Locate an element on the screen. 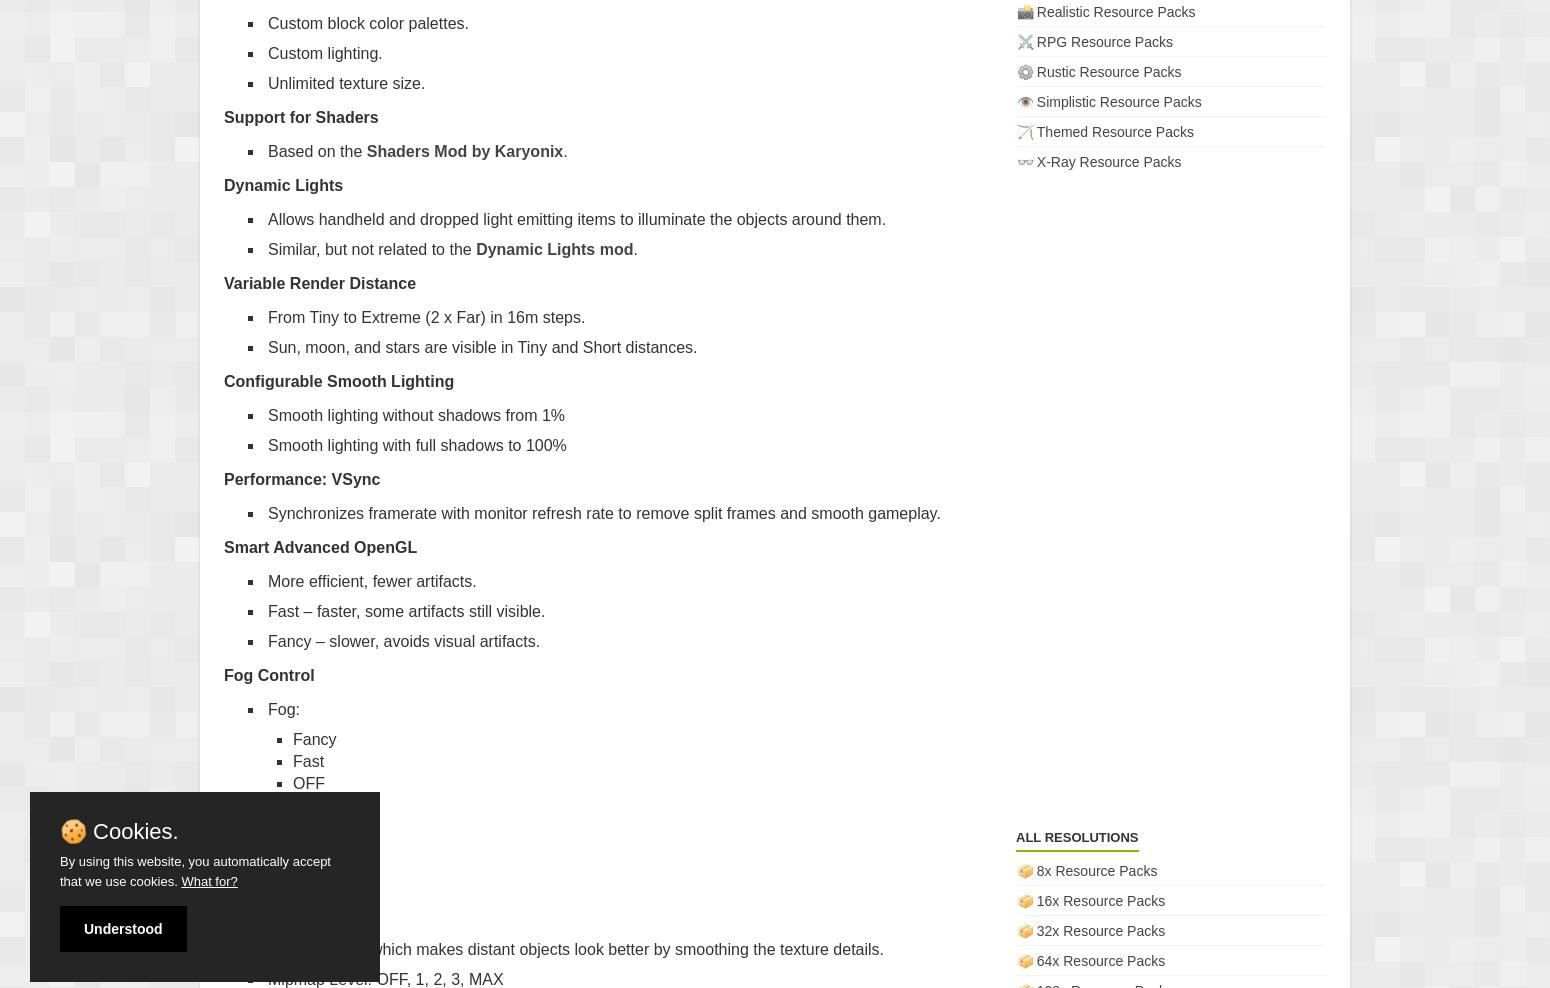  '8x Resource Packs' is located at coordinates (1095, 870).